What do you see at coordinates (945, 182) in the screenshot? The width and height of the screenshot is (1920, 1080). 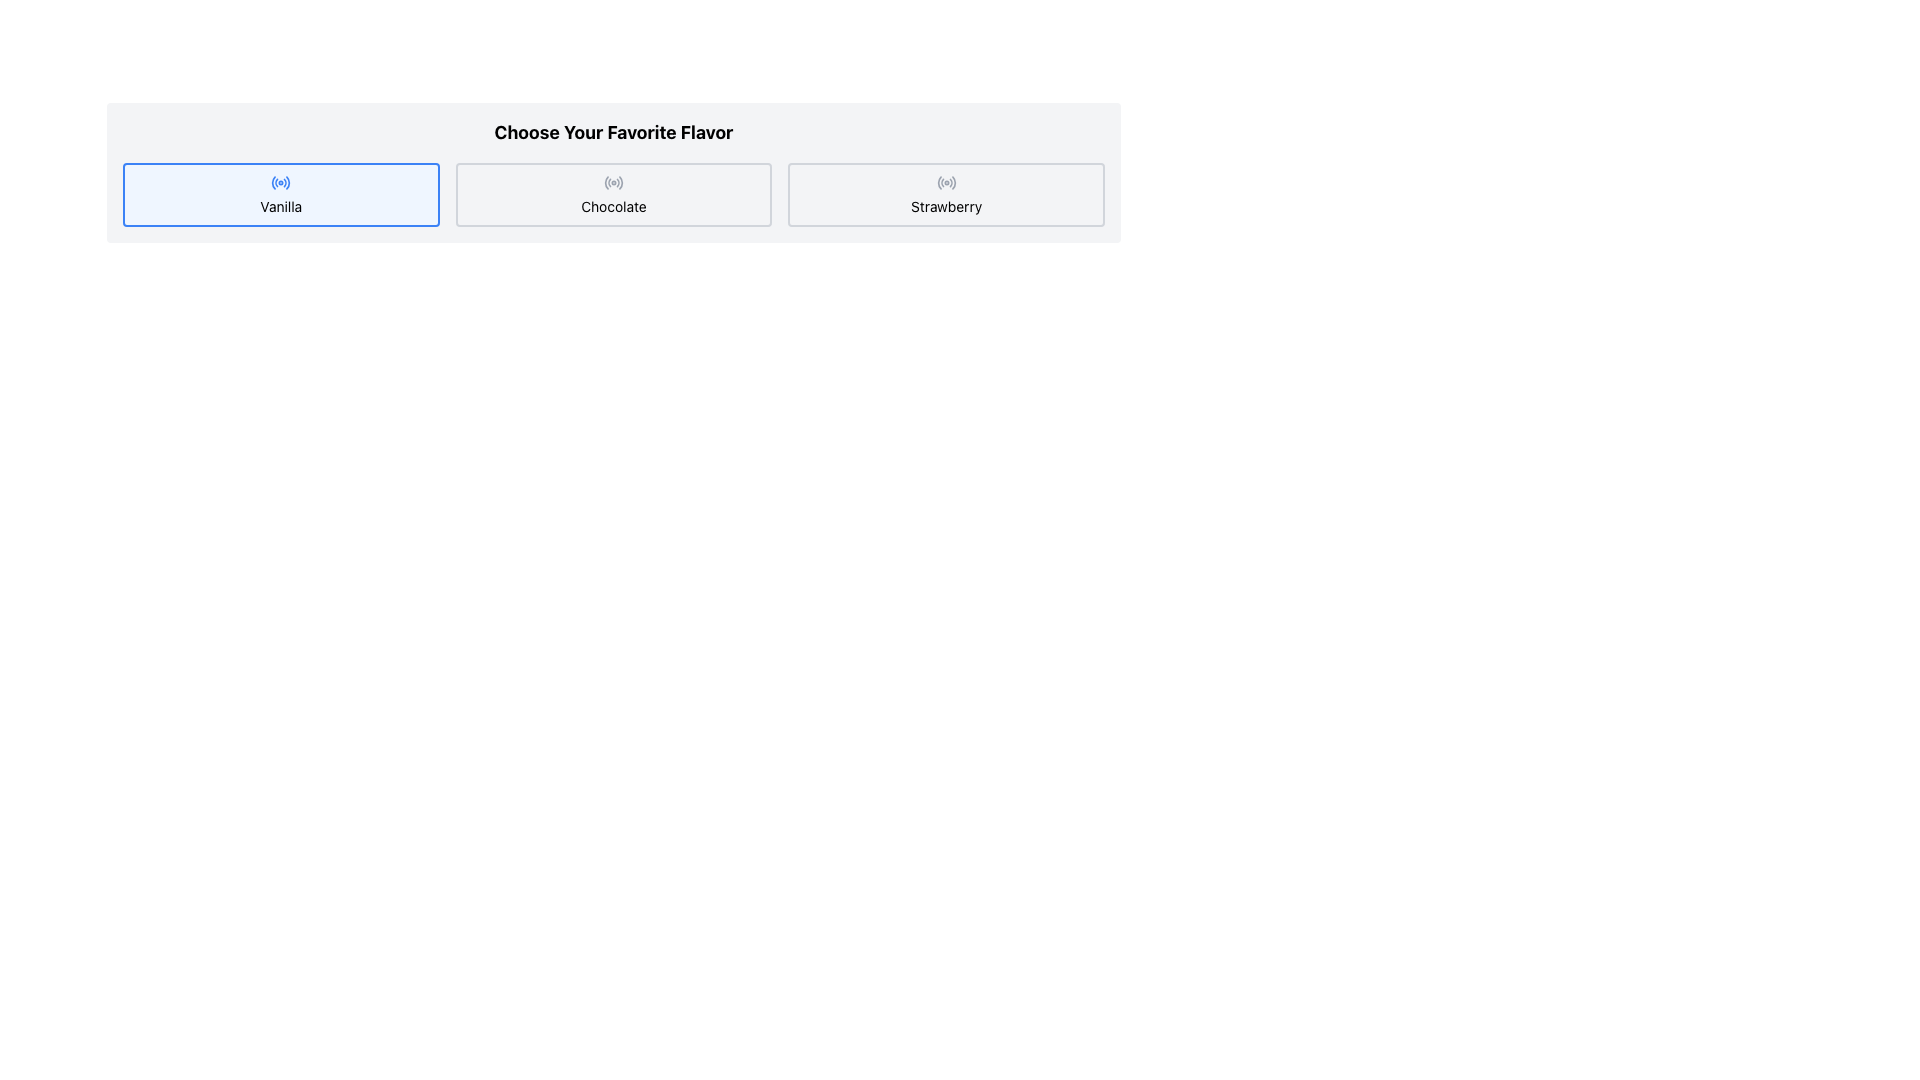 I see `the small gray radio button icon located within the 'Strawberry' button, which is styled with concentric circular outlines and a central filled circle` at bounding box center [945, 182].